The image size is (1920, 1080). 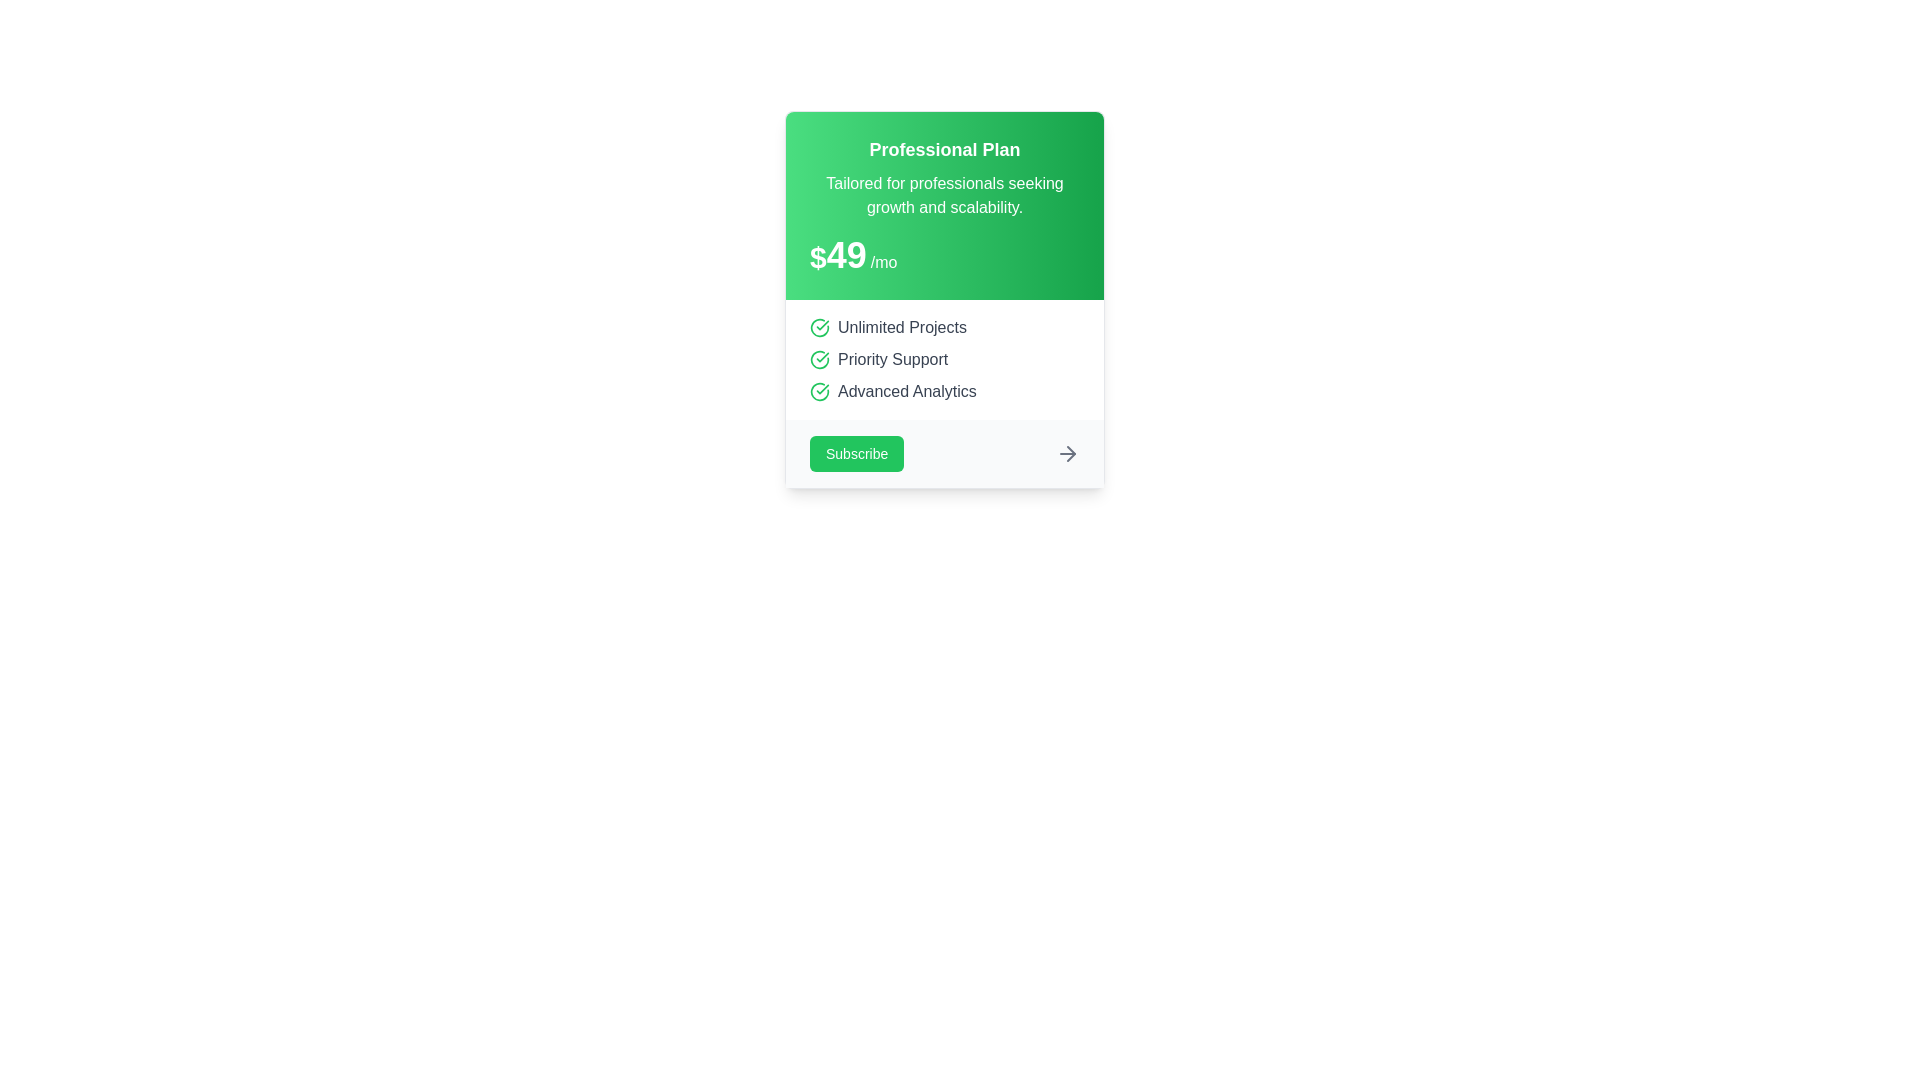 I want to click on the pricing information text displaying '49/mo' in bold and smaller text, located centrally within the green header of the 'Professional Plan' card, so click(x=944, y=254).